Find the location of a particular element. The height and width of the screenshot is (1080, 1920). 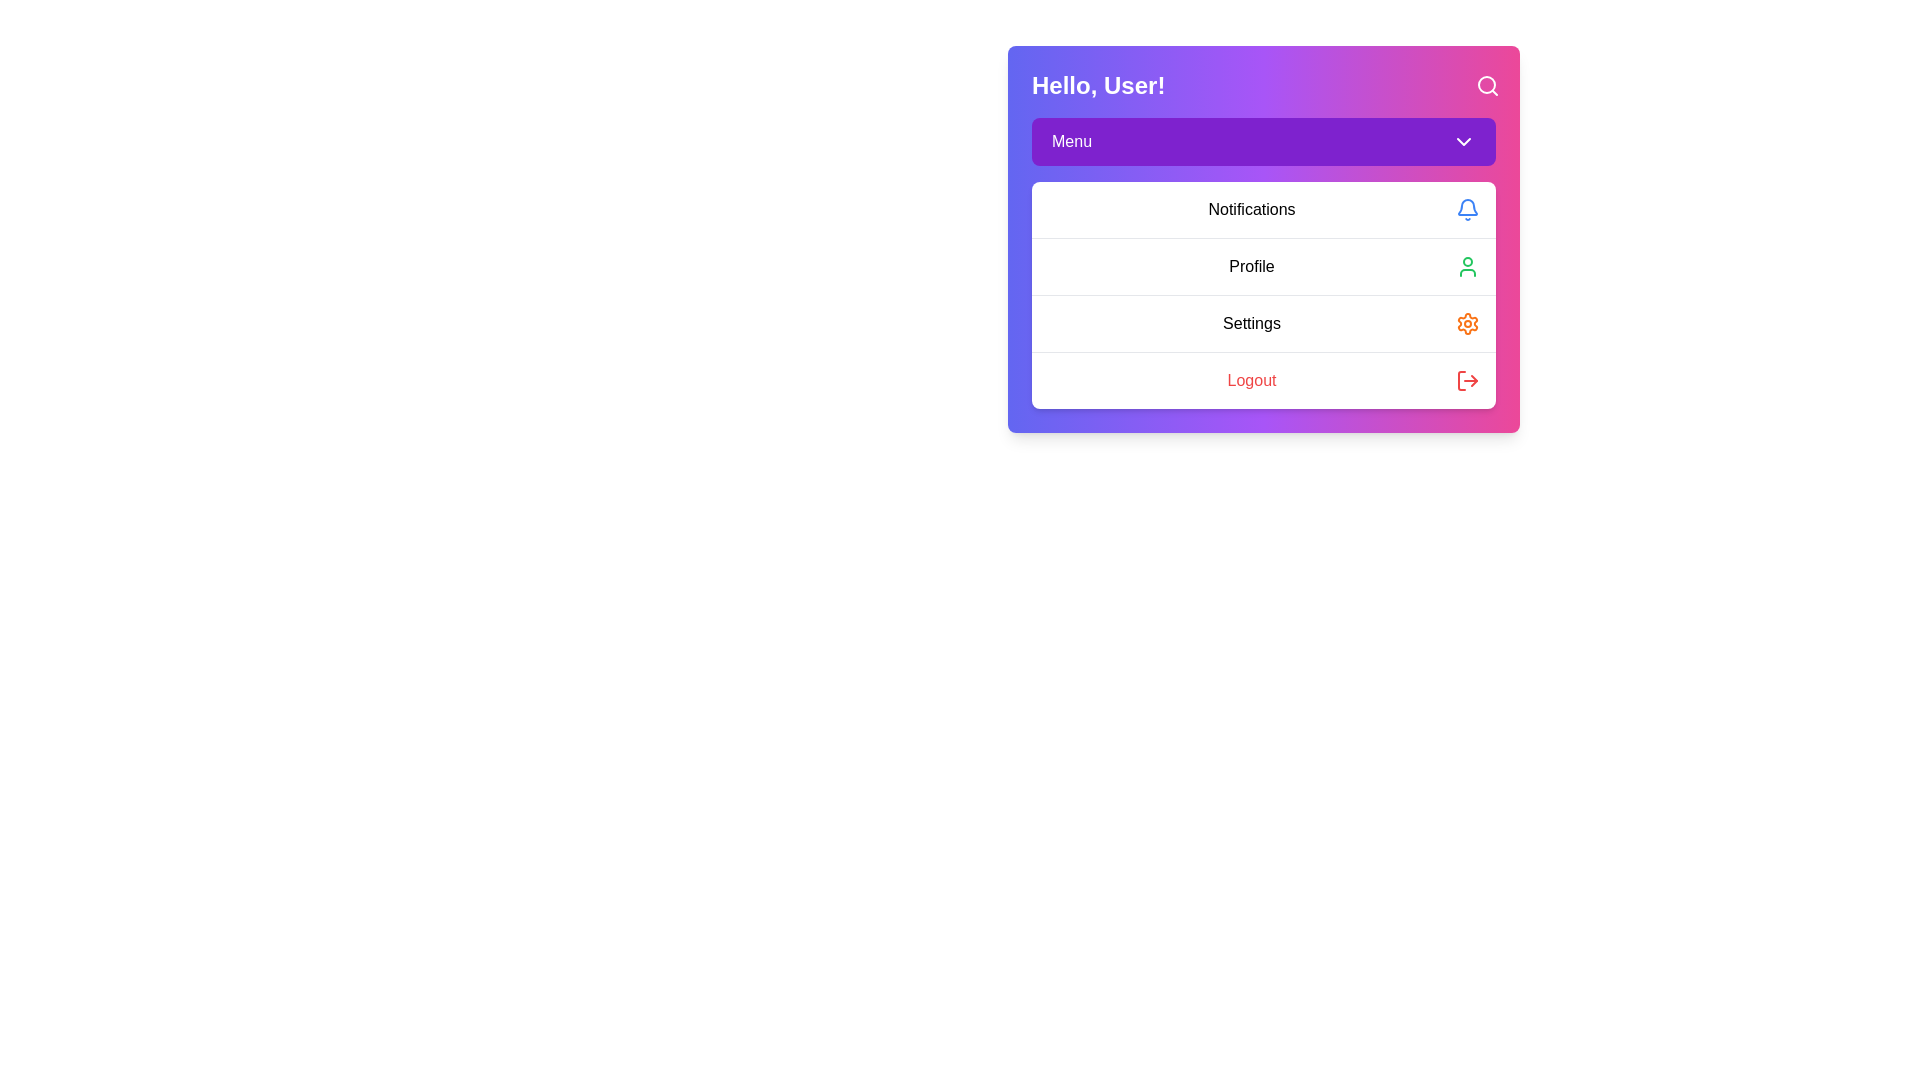

the search icon to initiate the search functionality is located at coordinates (1488, 84).